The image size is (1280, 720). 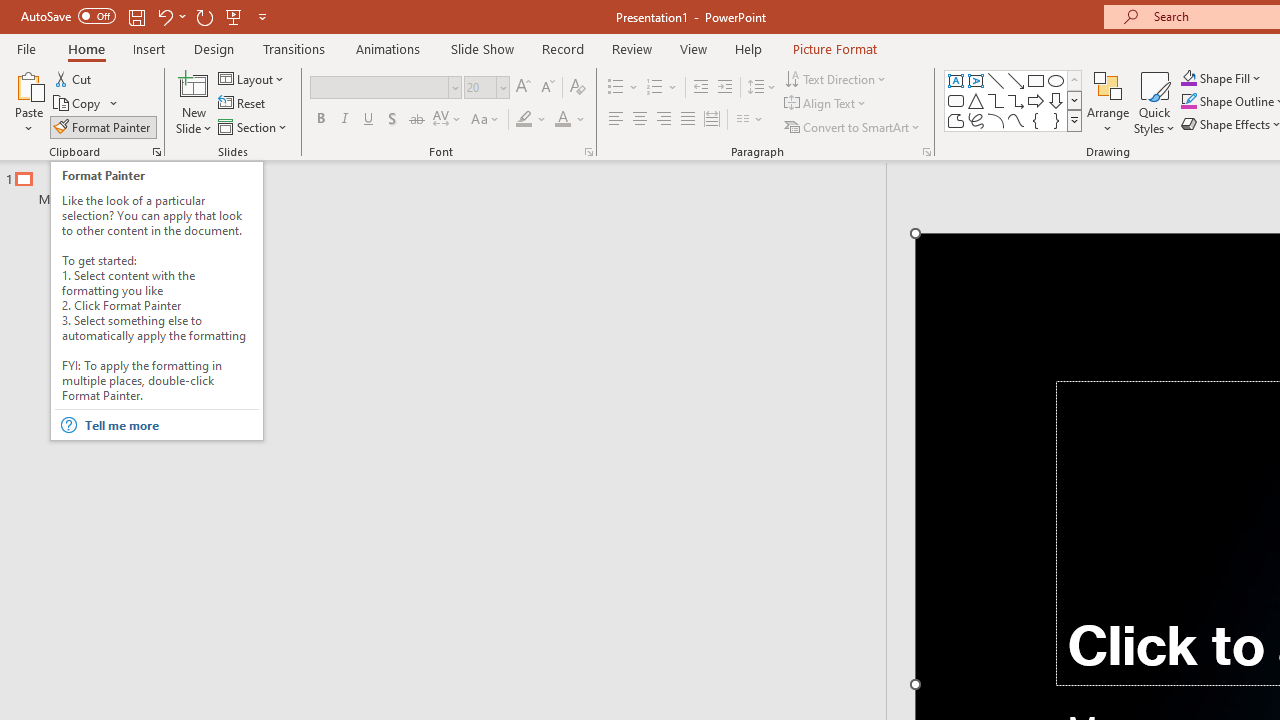 I want to click on 'Italic', so click(x=344, y=119).